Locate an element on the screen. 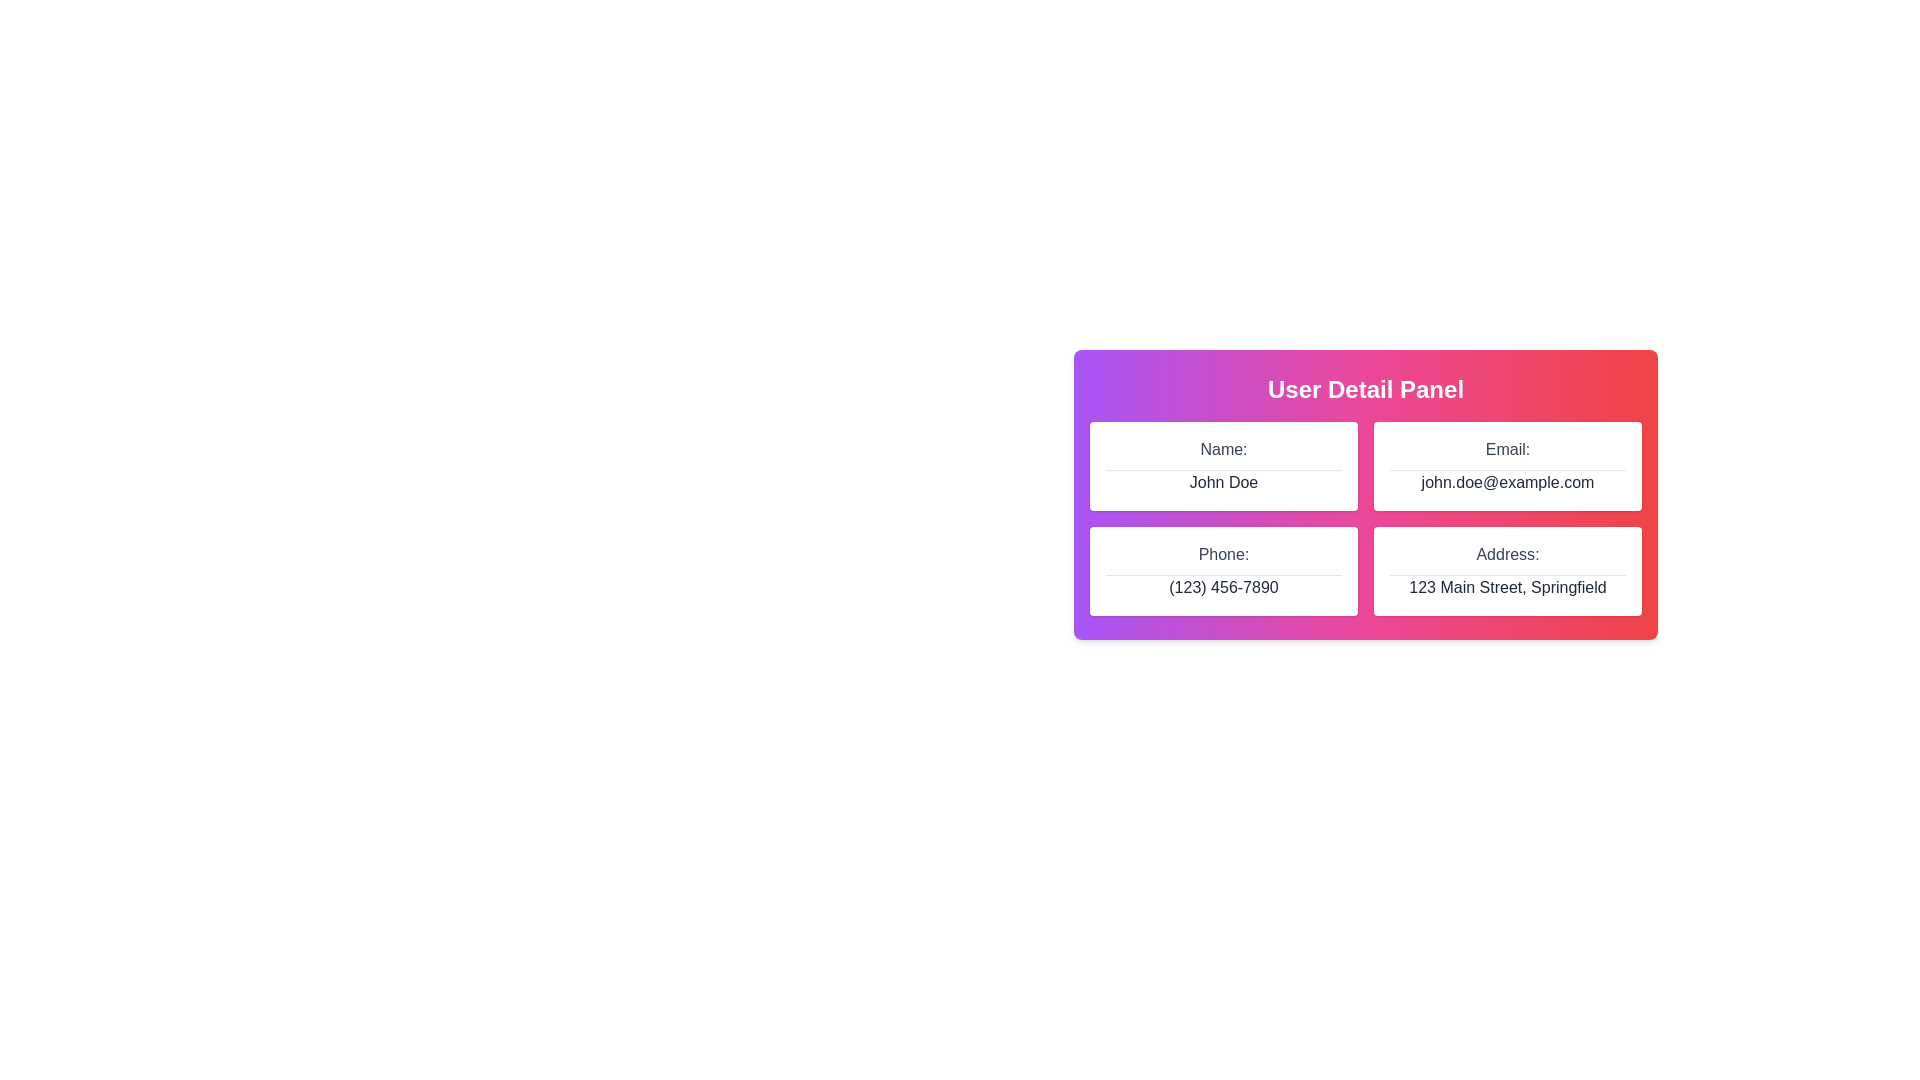  the Text label that identifies the purpose of the data displayed, located above the address '123 Main Street, Springfield' in the bottom-right quadrant of the panel is located at coordinates (1507, 555).